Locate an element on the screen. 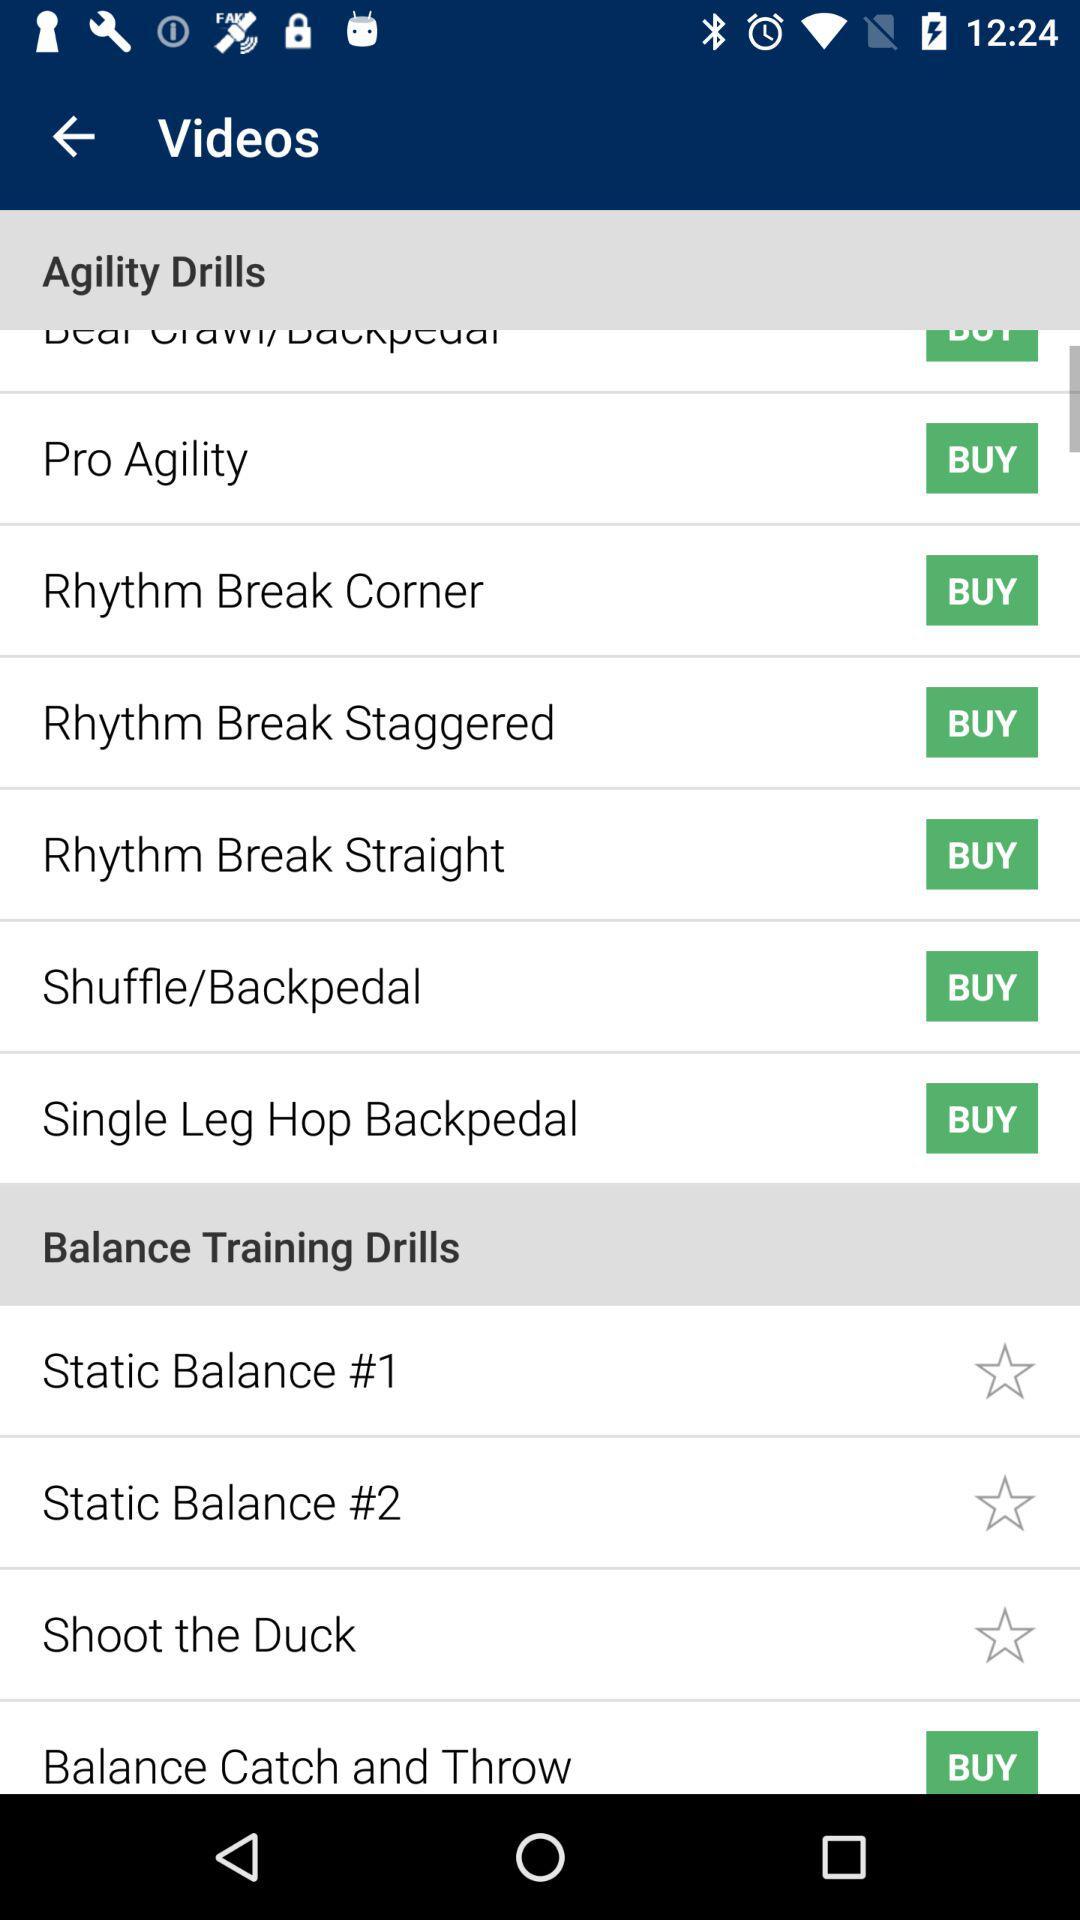  the icon to the left of the videos is located at coordinates (72, 135).